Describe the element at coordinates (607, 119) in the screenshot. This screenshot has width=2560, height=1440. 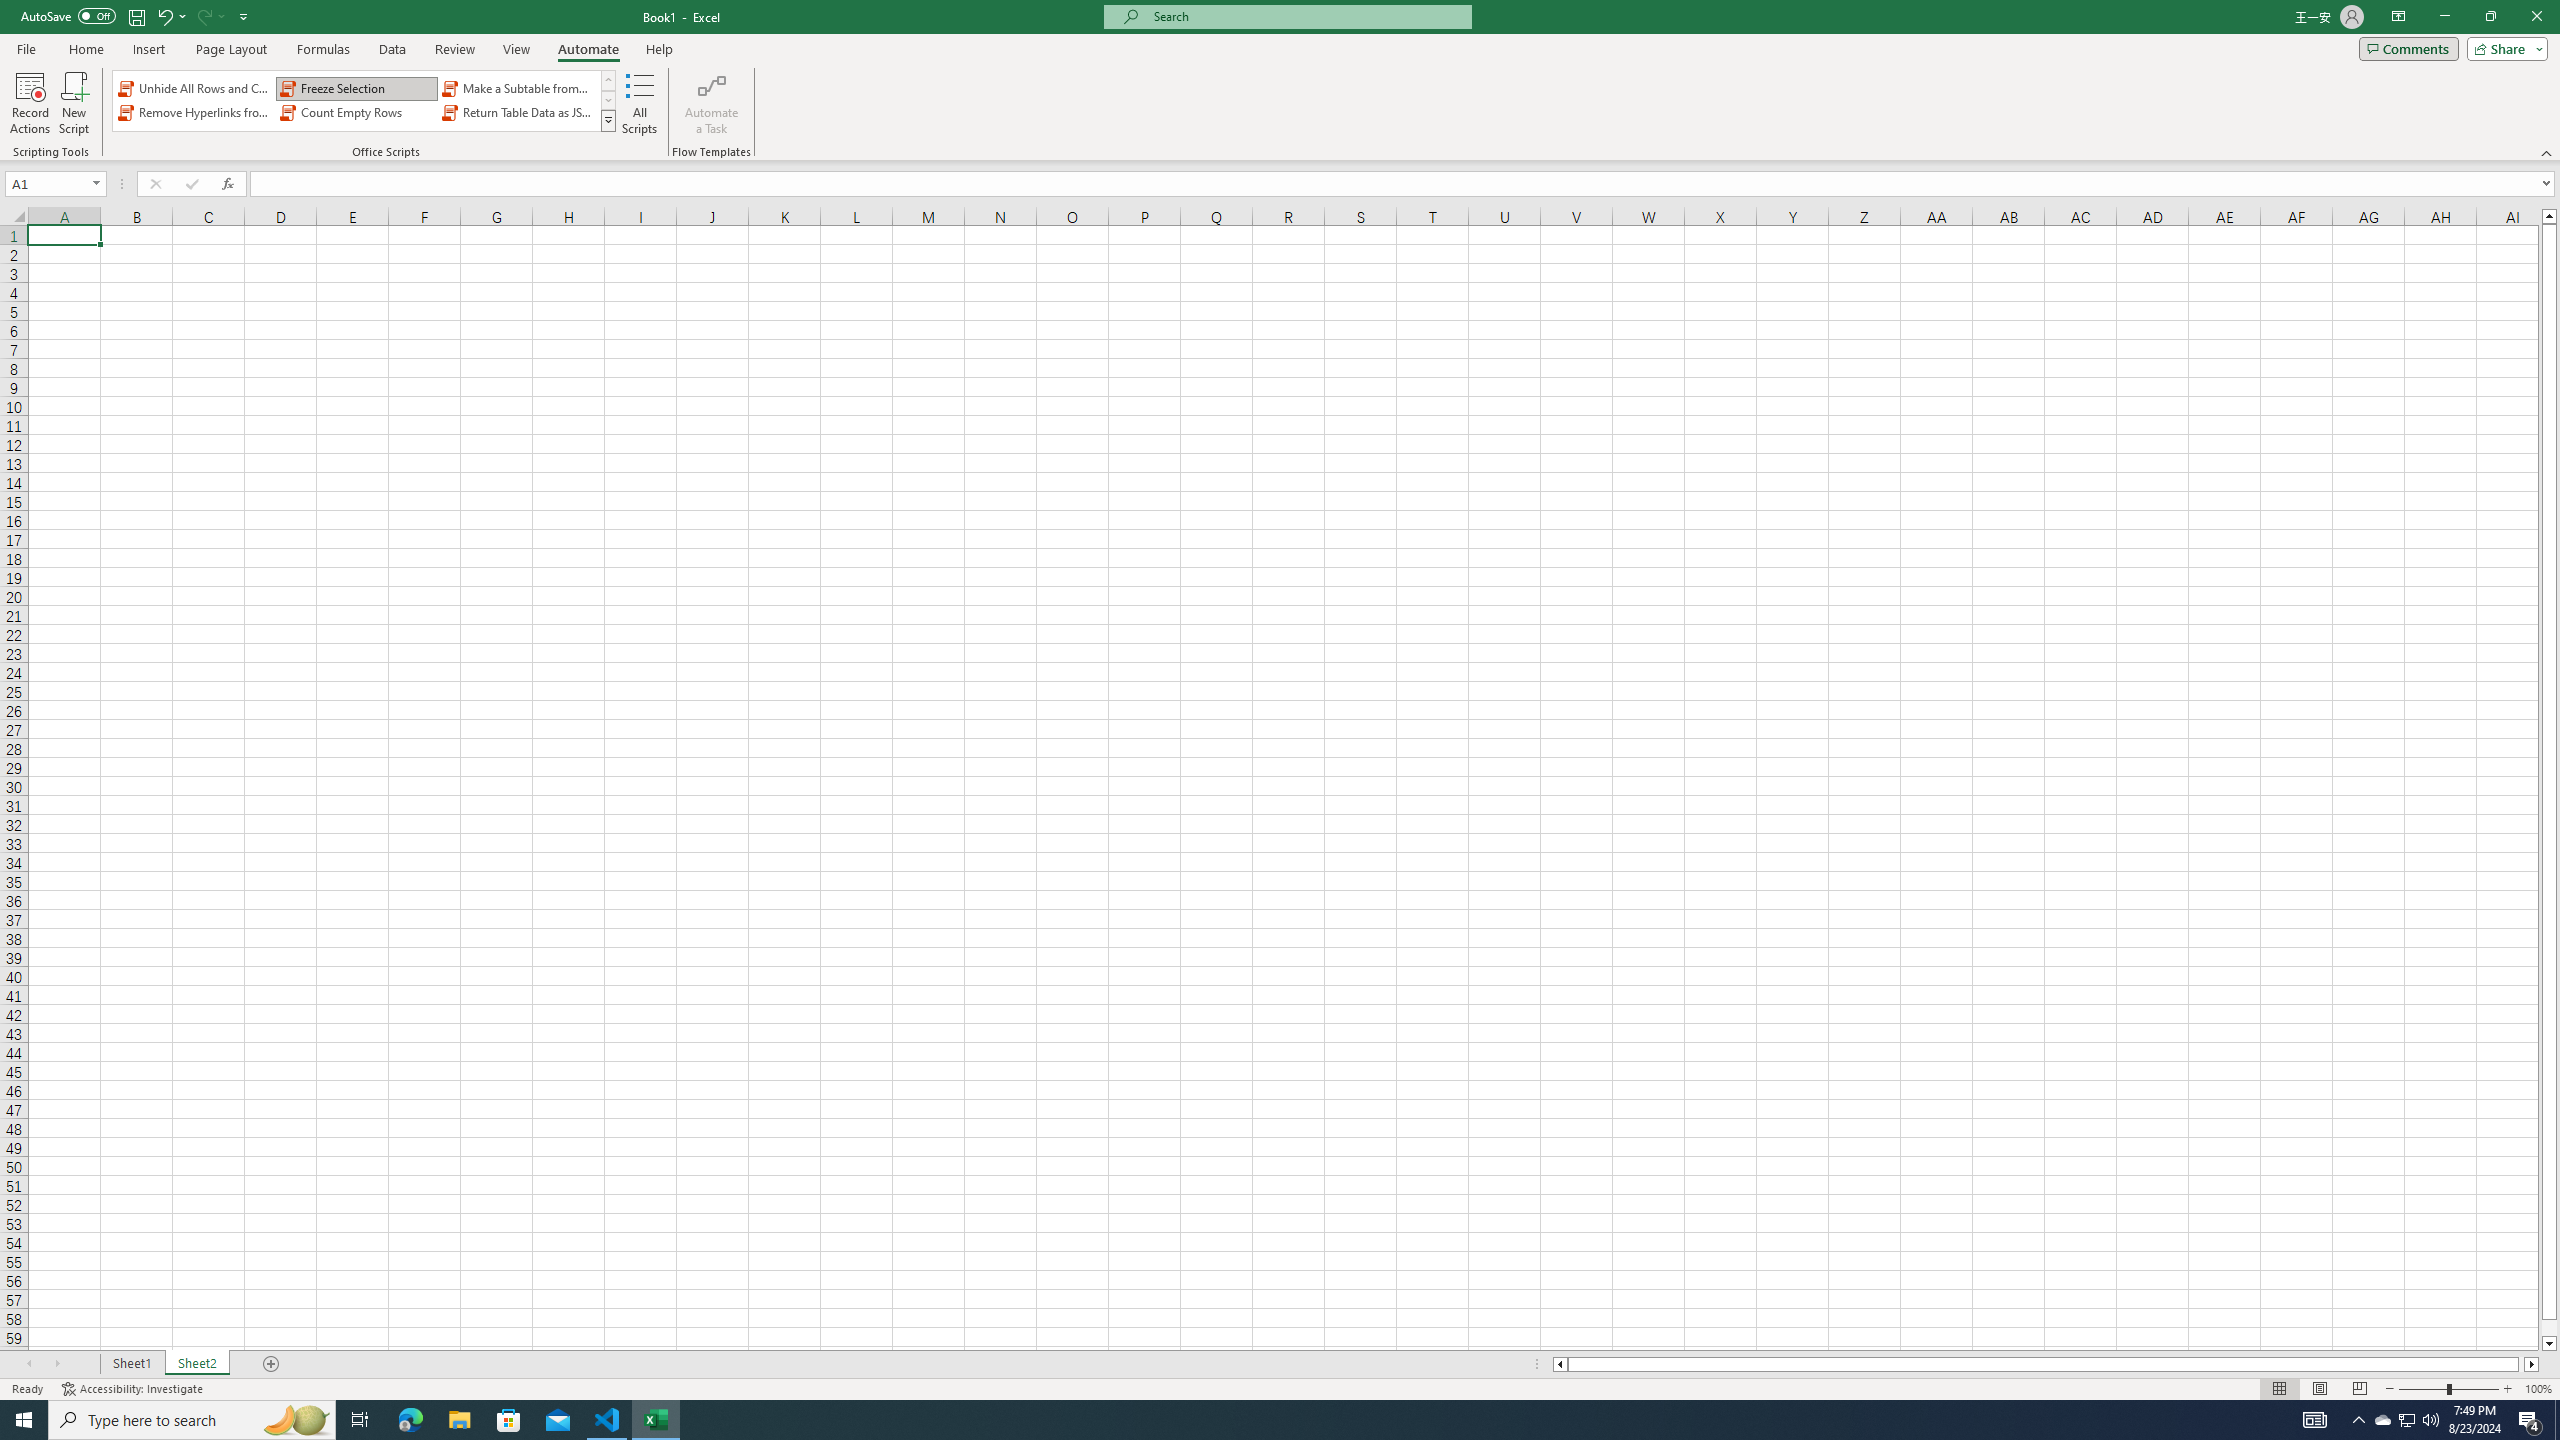
I see `'Class: NetUIImage'` at that location.